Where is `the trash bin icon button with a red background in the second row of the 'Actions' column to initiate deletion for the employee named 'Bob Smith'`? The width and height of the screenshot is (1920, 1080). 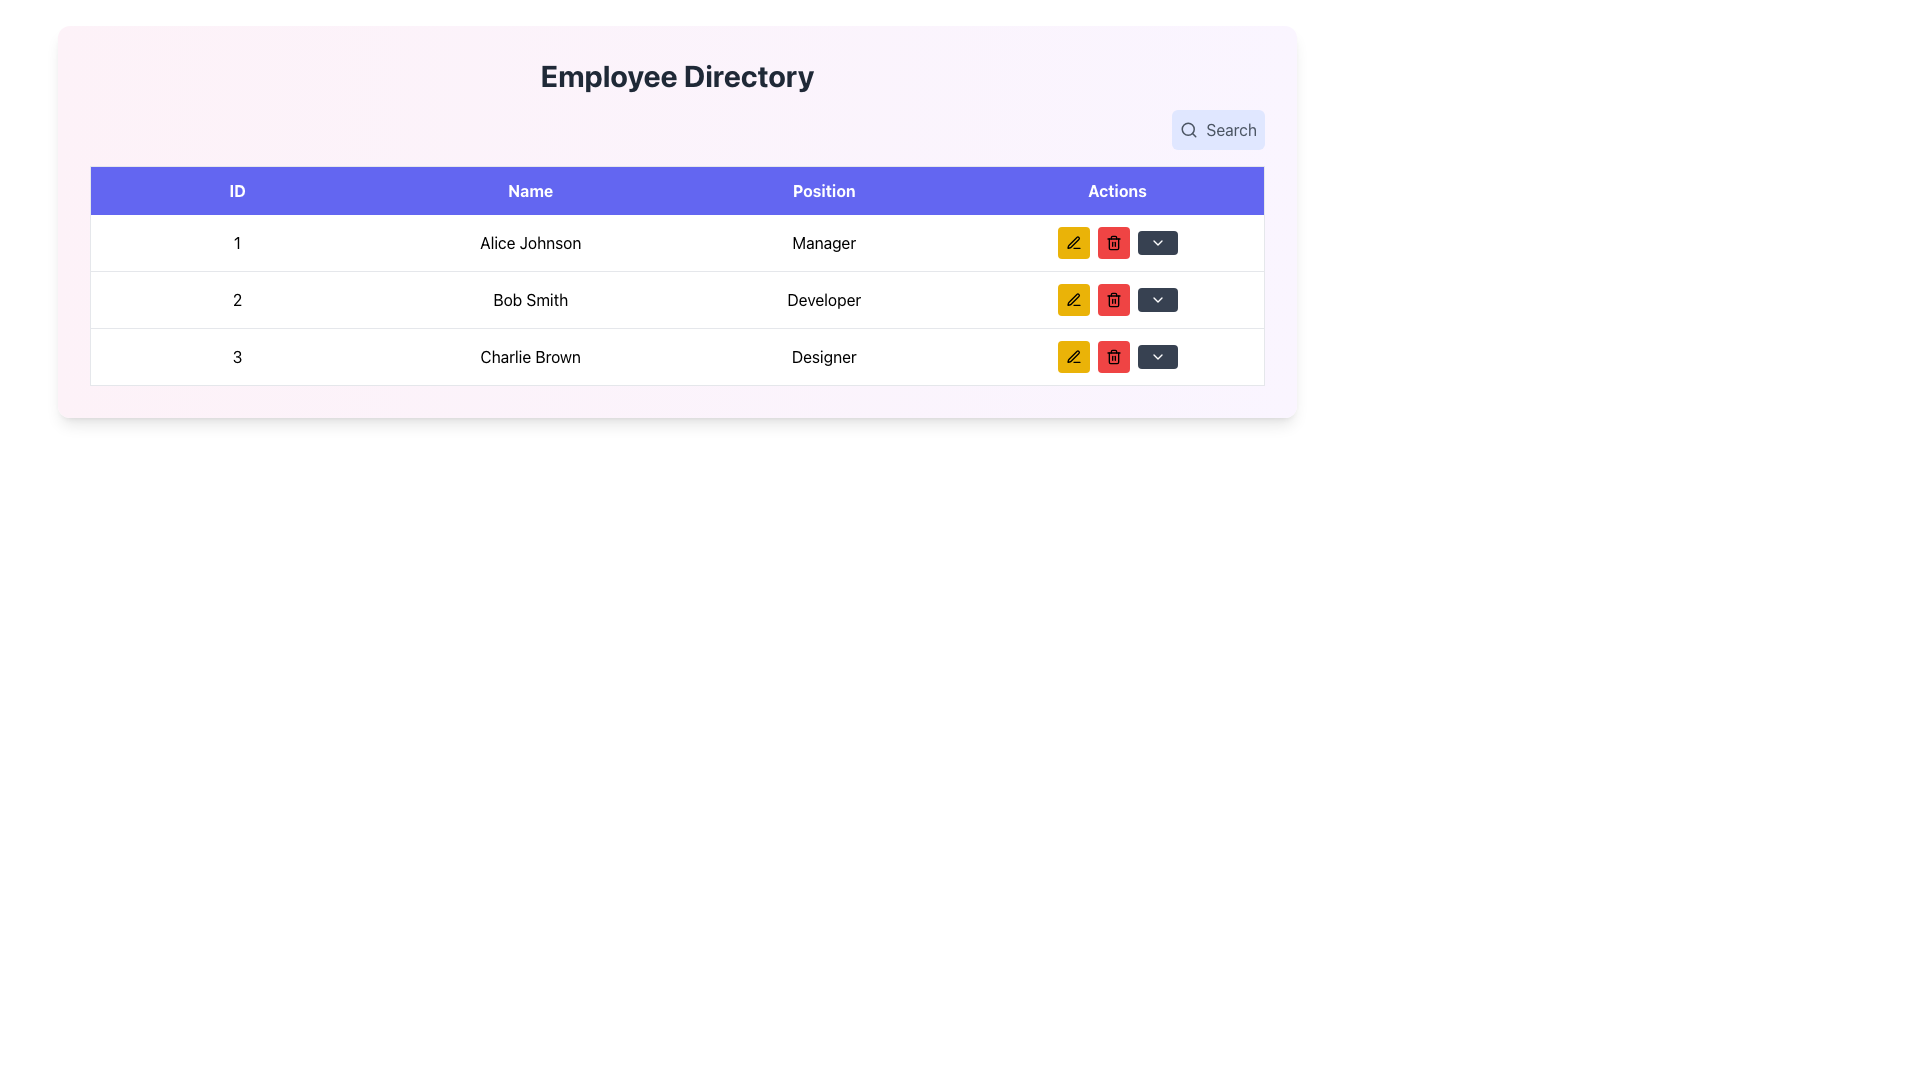 the trash bin icon button with a red background in the second row of the 'Actions' column to initiate deletion for the employee named 'Bob Smith' is located at coordinates (1112, 242).